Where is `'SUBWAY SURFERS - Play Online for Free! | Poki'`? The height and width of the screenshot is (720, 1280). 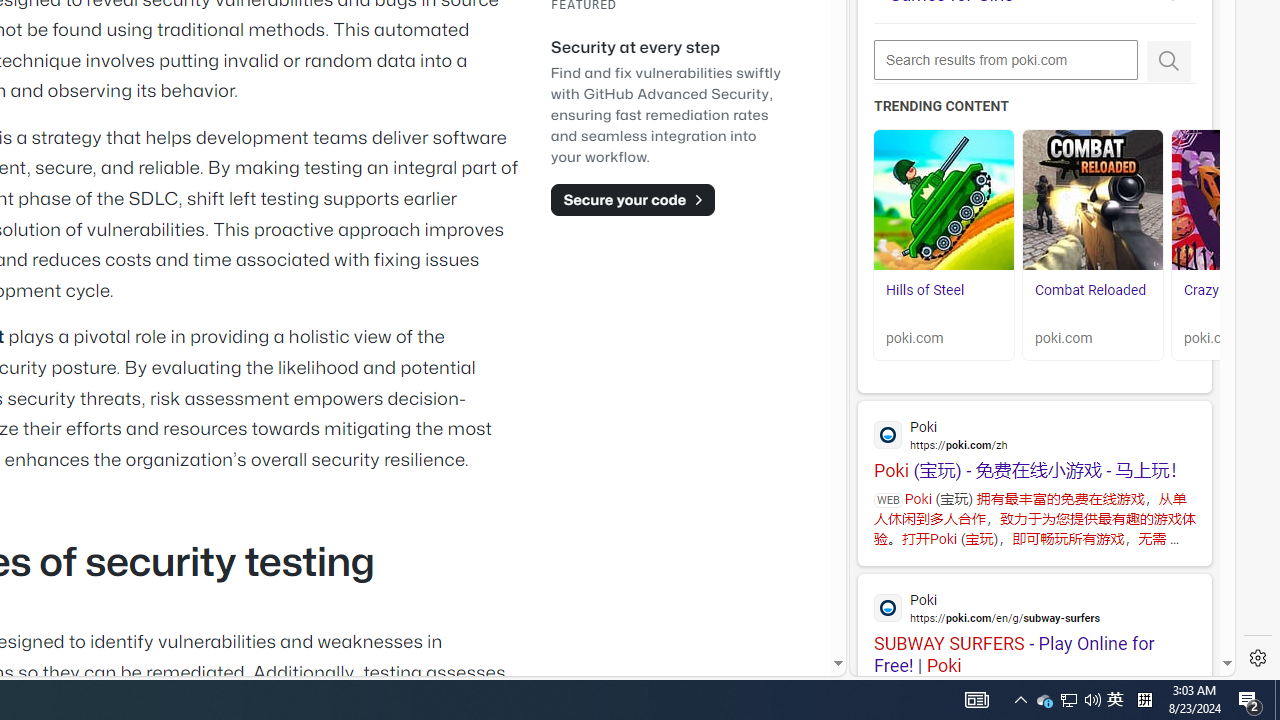
'SUBWAY SURFERS - Play Online for Free! | Poki' is located at coordinates (1034, 624).